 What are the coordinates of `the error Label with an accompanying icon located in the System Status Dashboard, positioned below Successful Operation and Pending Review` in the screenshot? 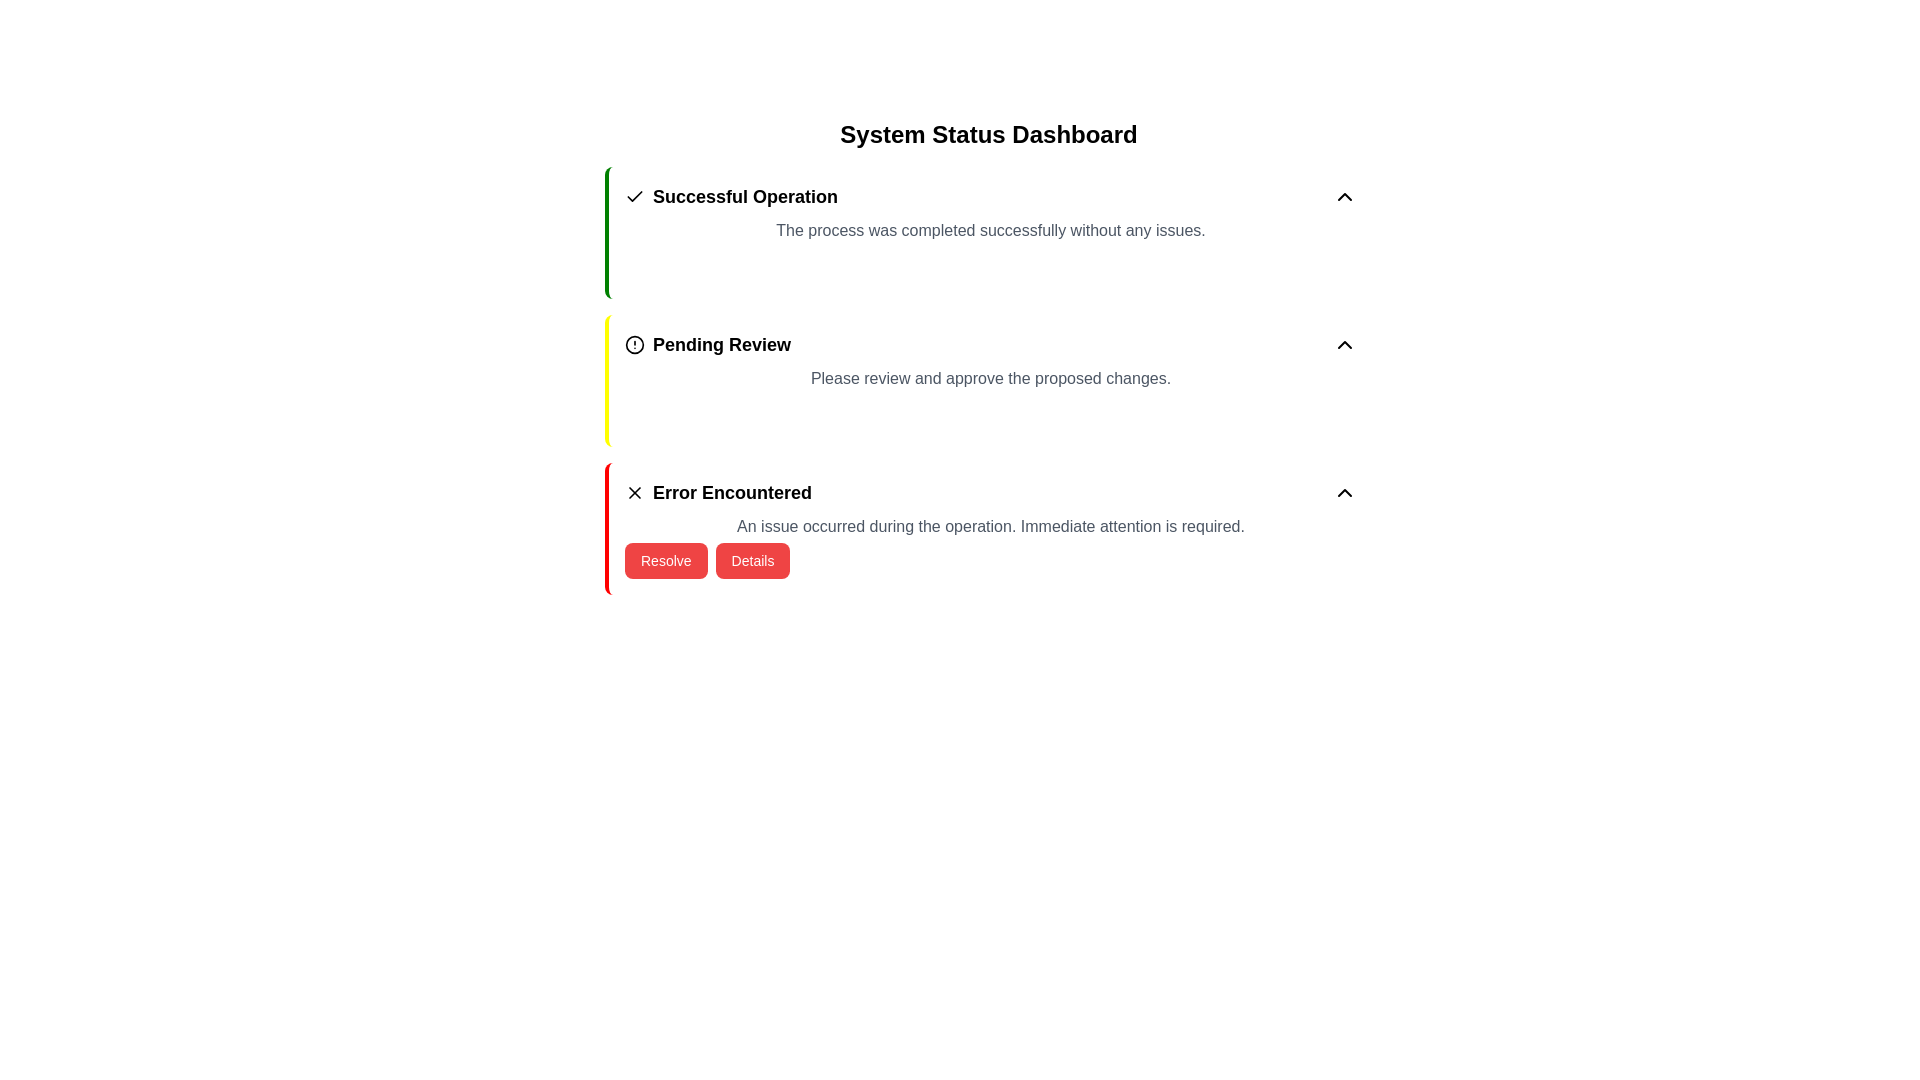 It's located at (718, 493).